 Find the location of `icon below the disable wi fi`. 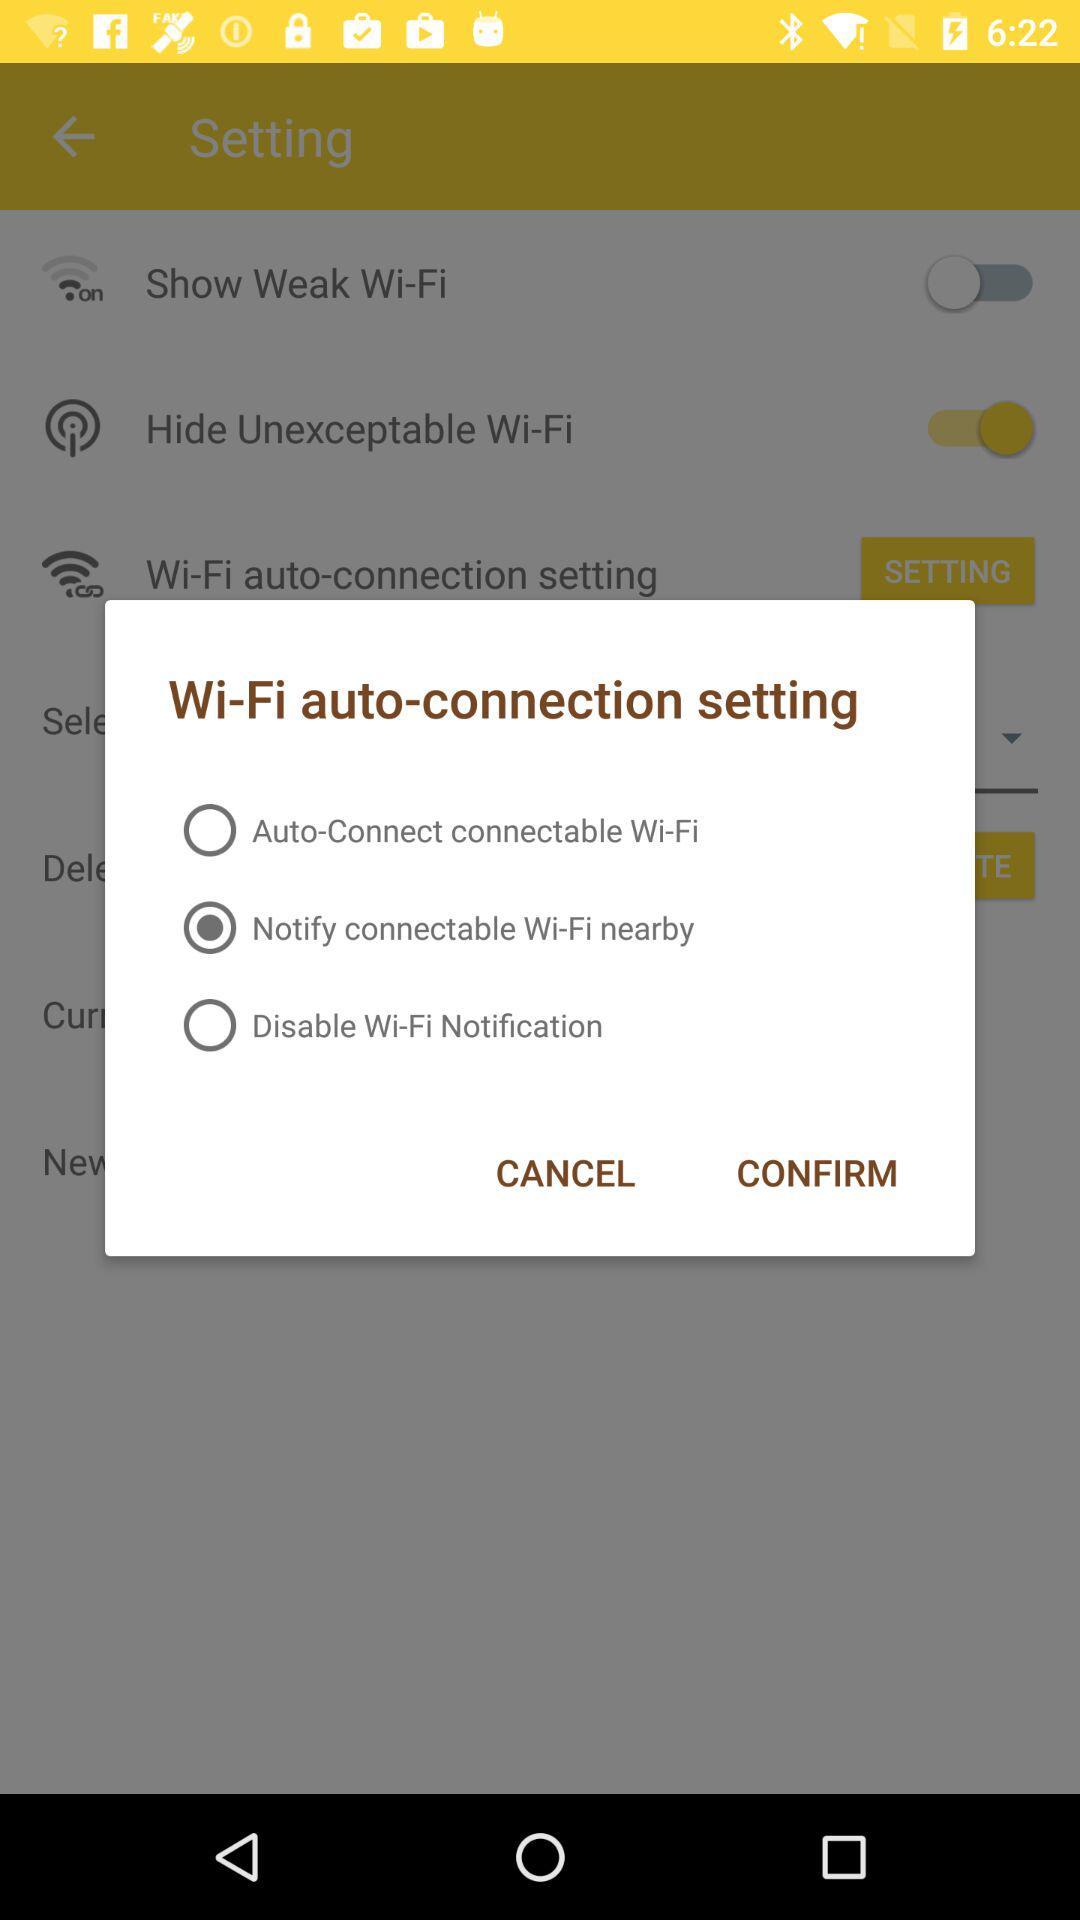

icon below the disable wi fi is located at coordinates (565, 1172).